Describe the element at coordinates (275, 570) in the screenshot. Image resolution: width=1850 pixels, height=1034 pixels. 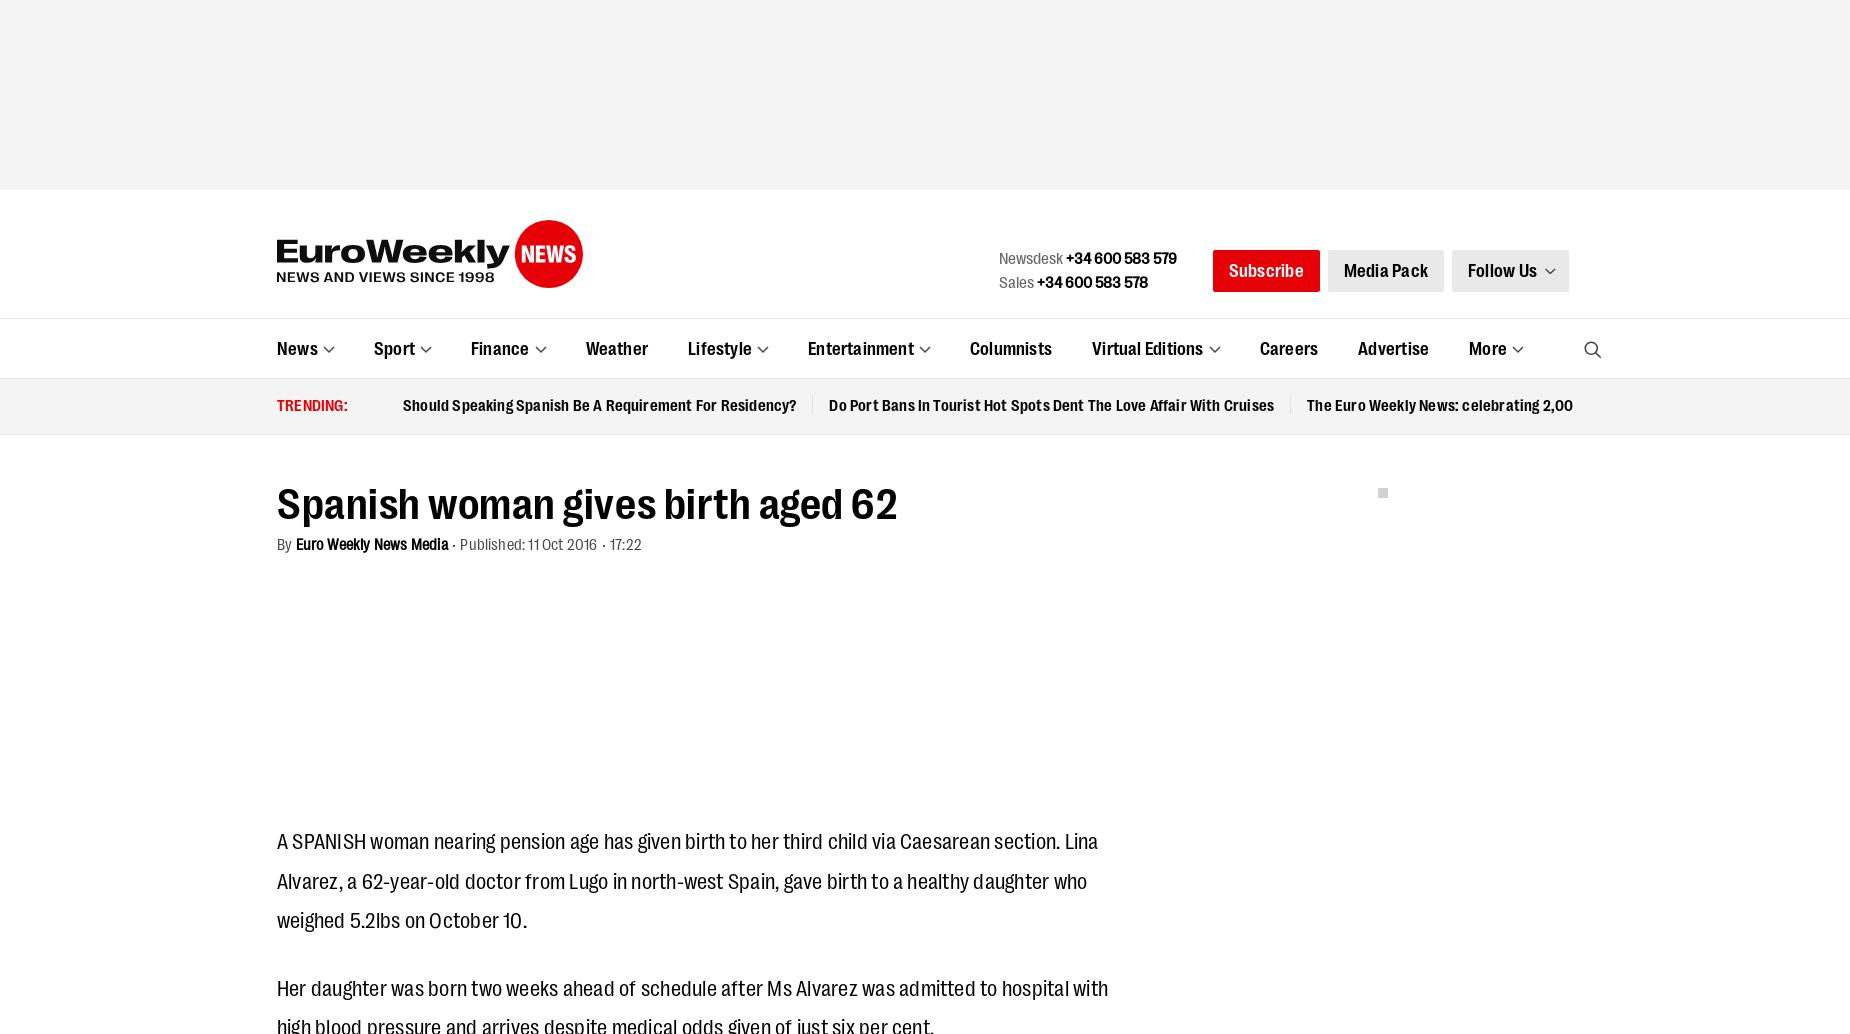
I see `'Comments'` at that location.